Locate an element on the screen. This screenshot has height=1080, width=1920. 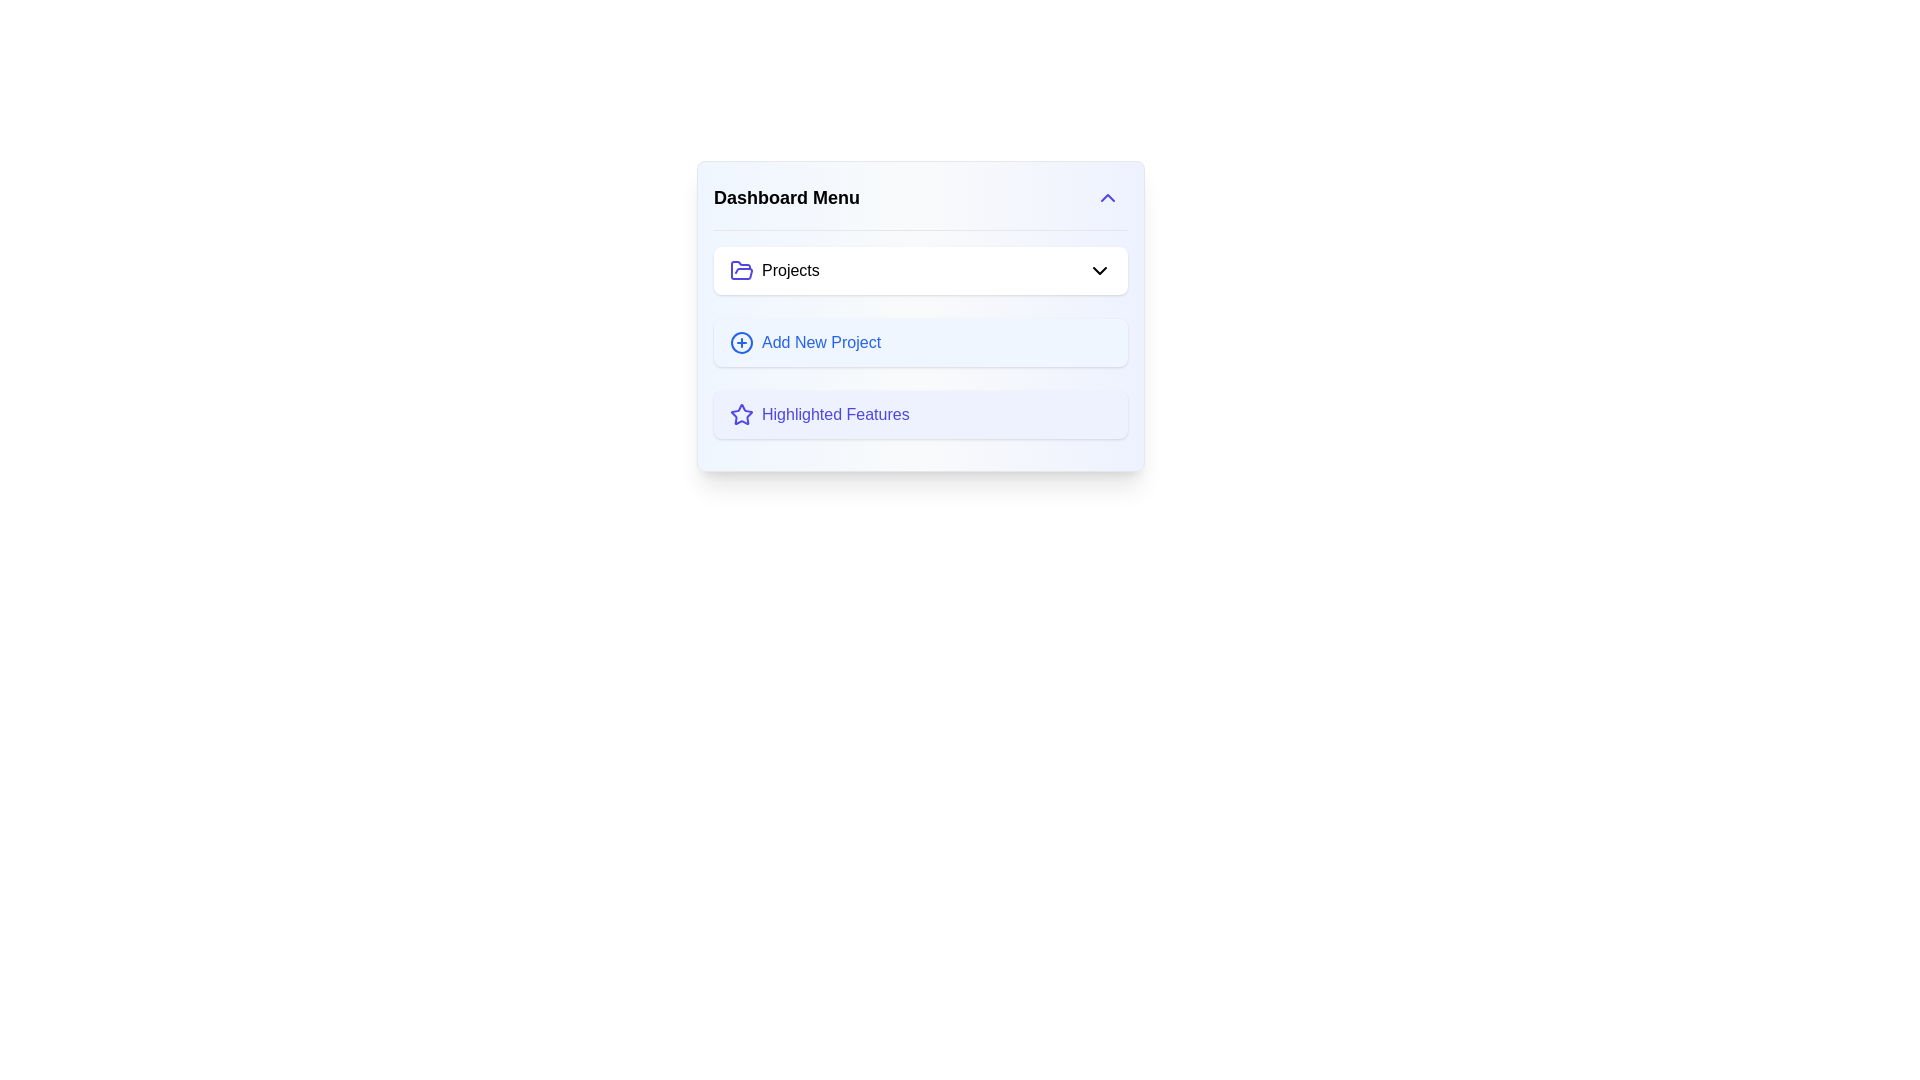
the text label displaying 'Projects', which is in bold black font and located near the top of the vertical dashboard menu, adjacent to a folder icon is located at coordinates (789, 270).